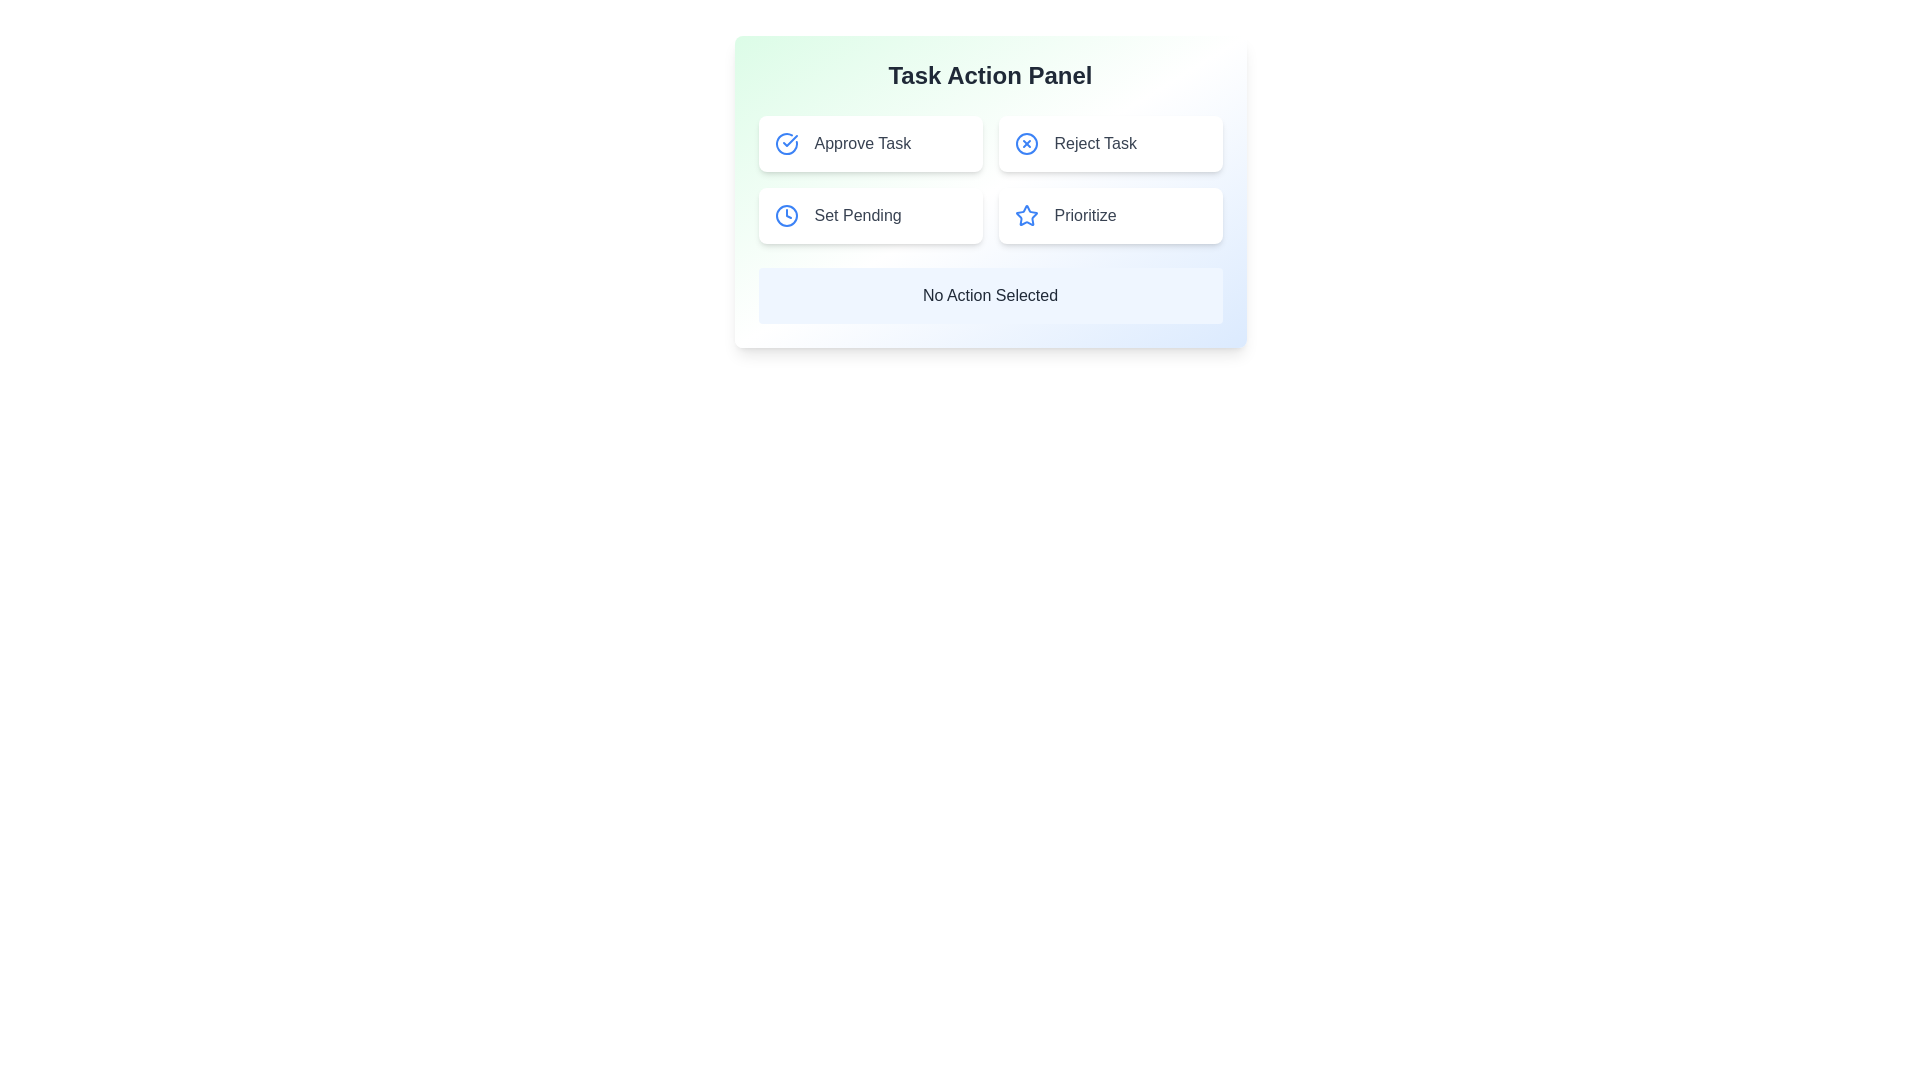 This screenshot has width=1920, height=1080. I want to click on the blue circular clock icon located to the left of the 'Set Pending' button in the second row of buttons, so click(785, 216).